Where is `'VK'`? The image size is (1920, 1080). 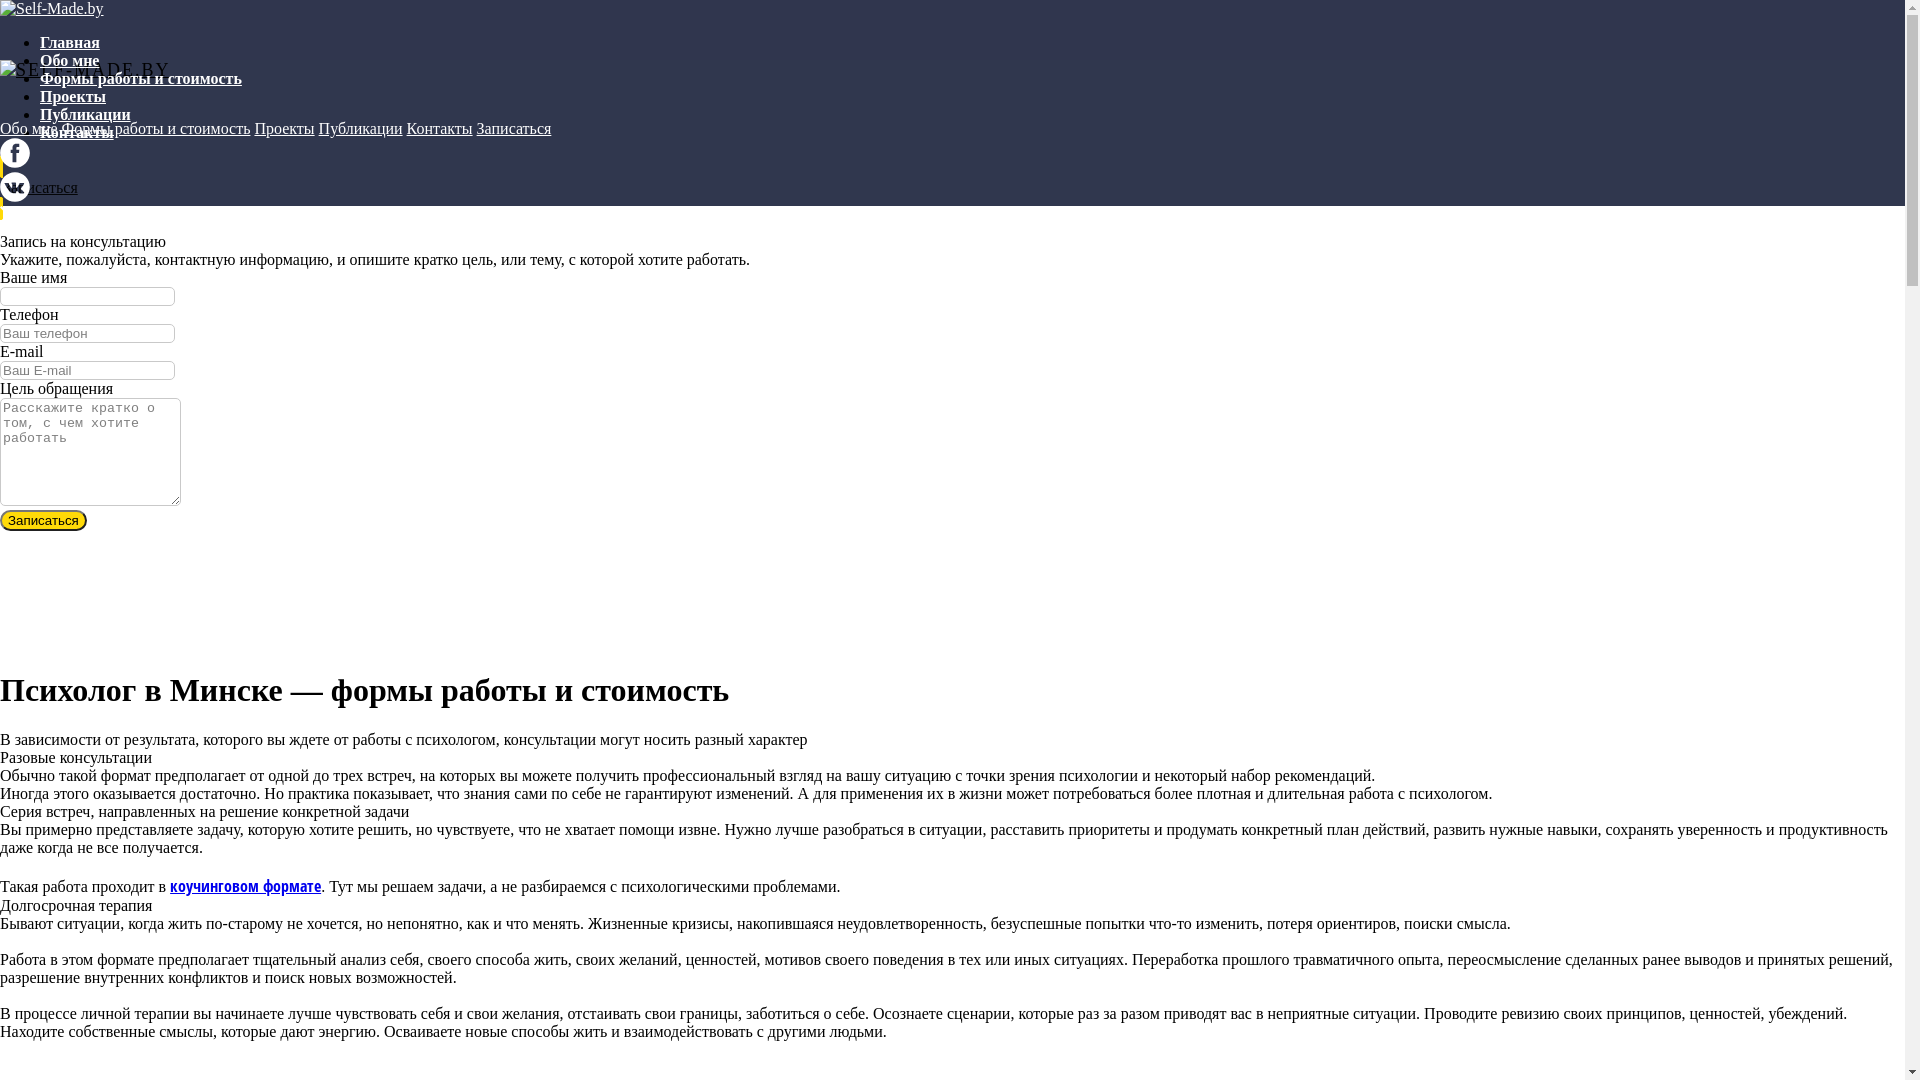
'VK' is located at coordinates (0, 196).